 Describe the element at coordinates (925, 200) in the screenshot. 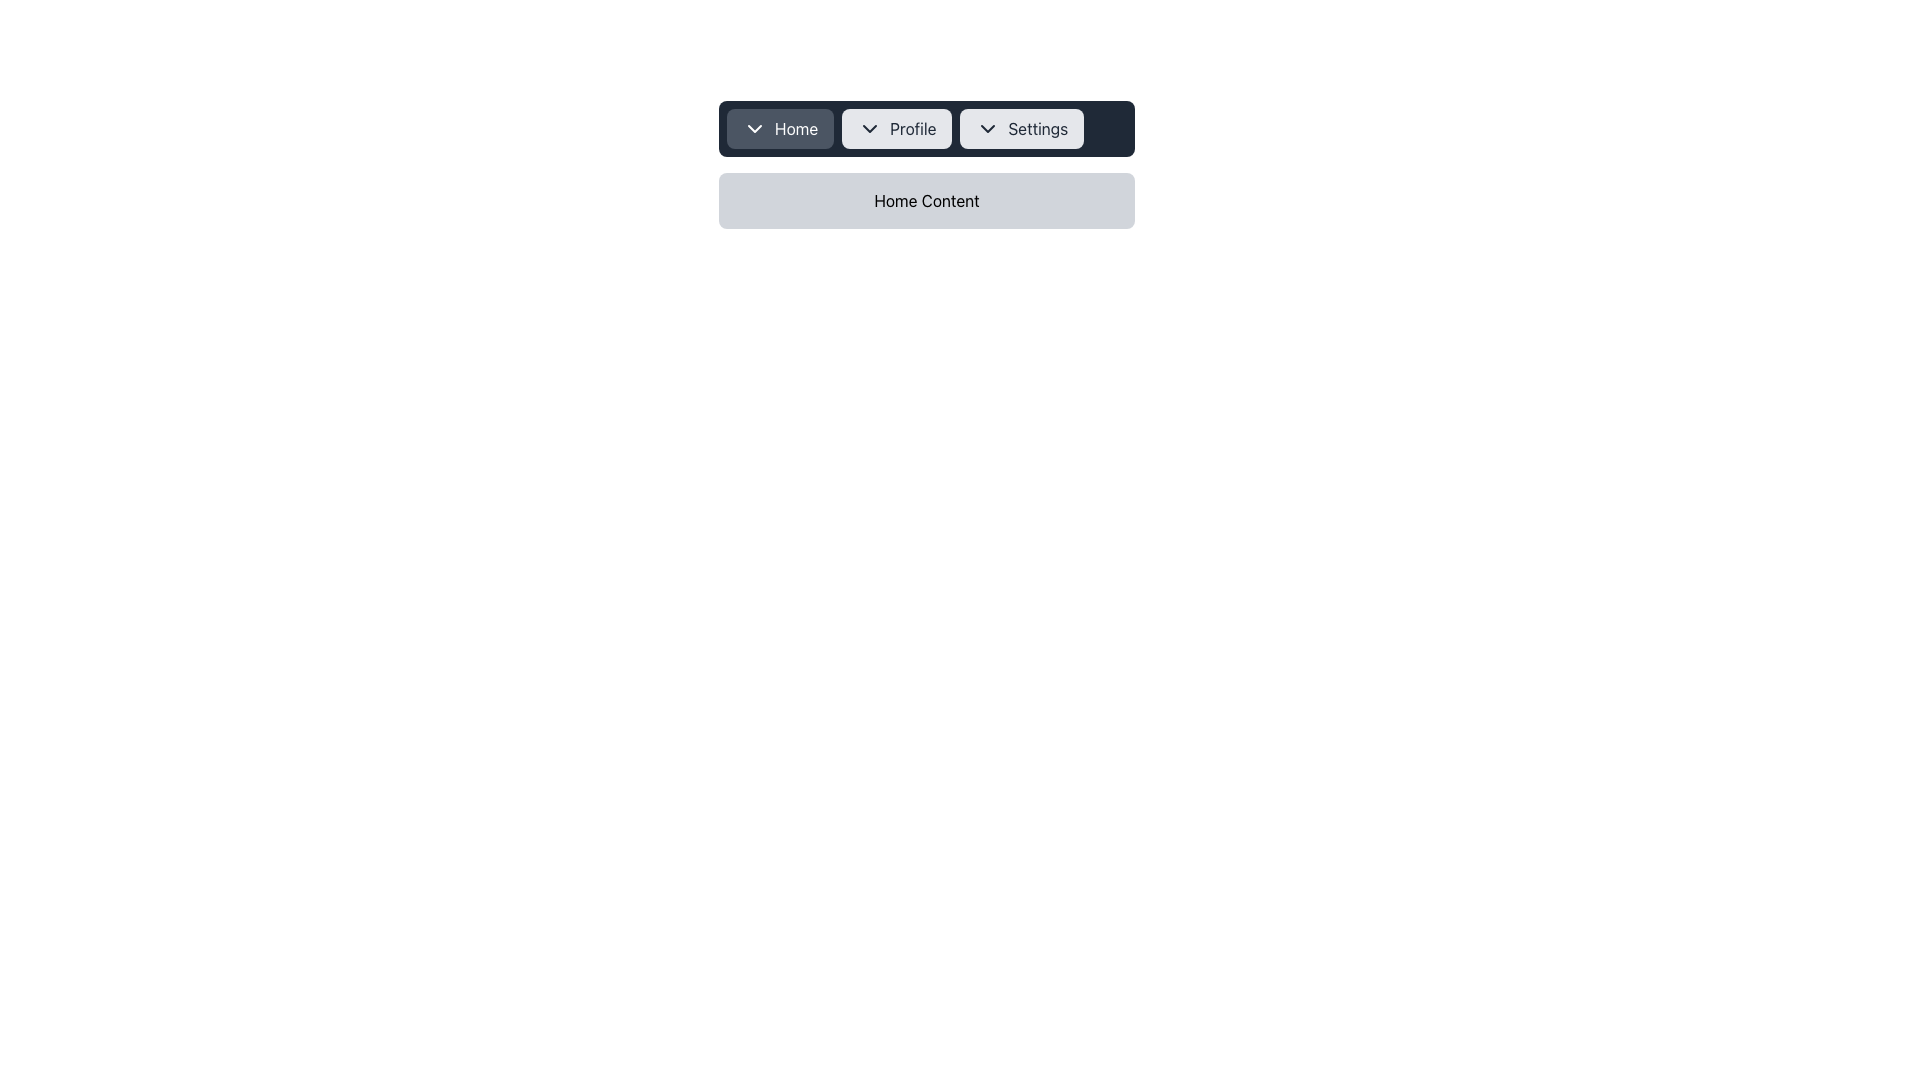

I see `the static text label that serves as a header or section descriptor for the content related to 'Home', positioned directly beneath the navigation bar` at that location.